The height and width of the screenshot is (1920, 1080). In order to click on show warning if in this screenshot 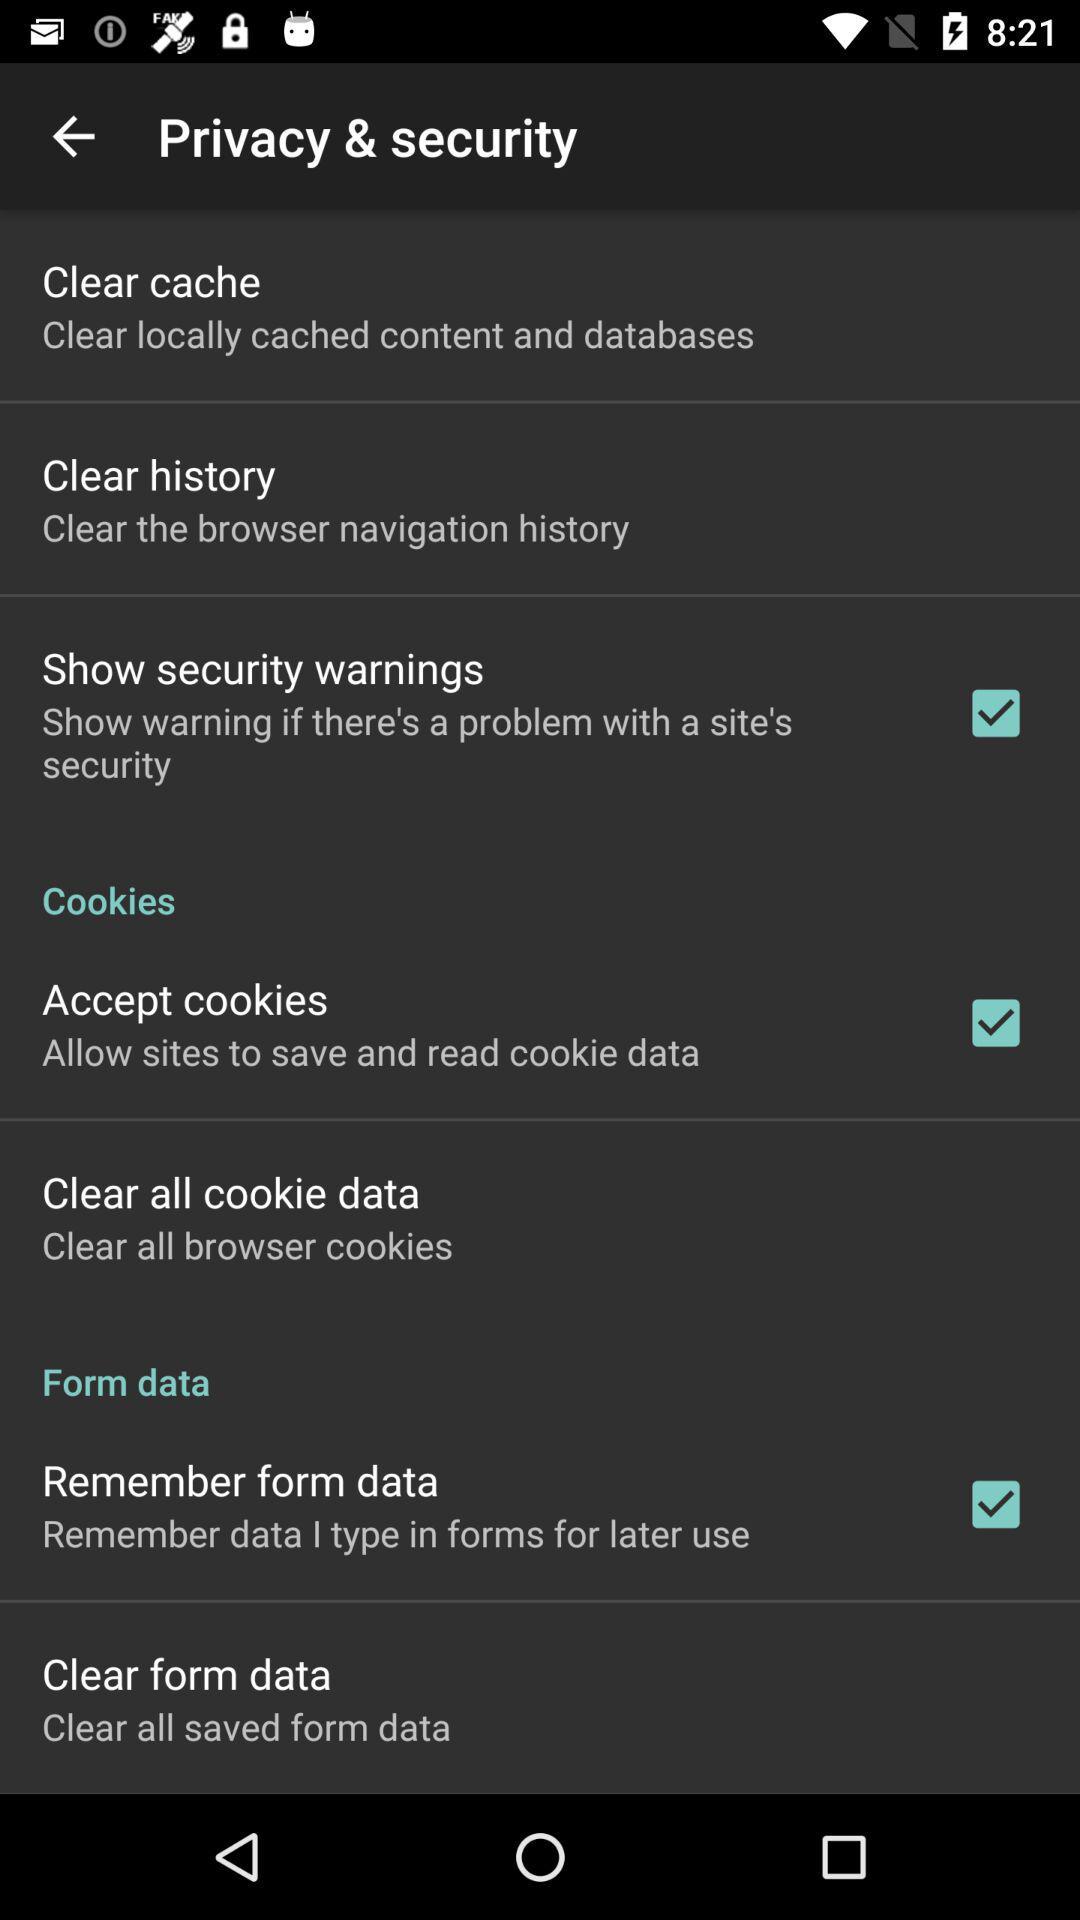, I will do `click(477, 741)`.